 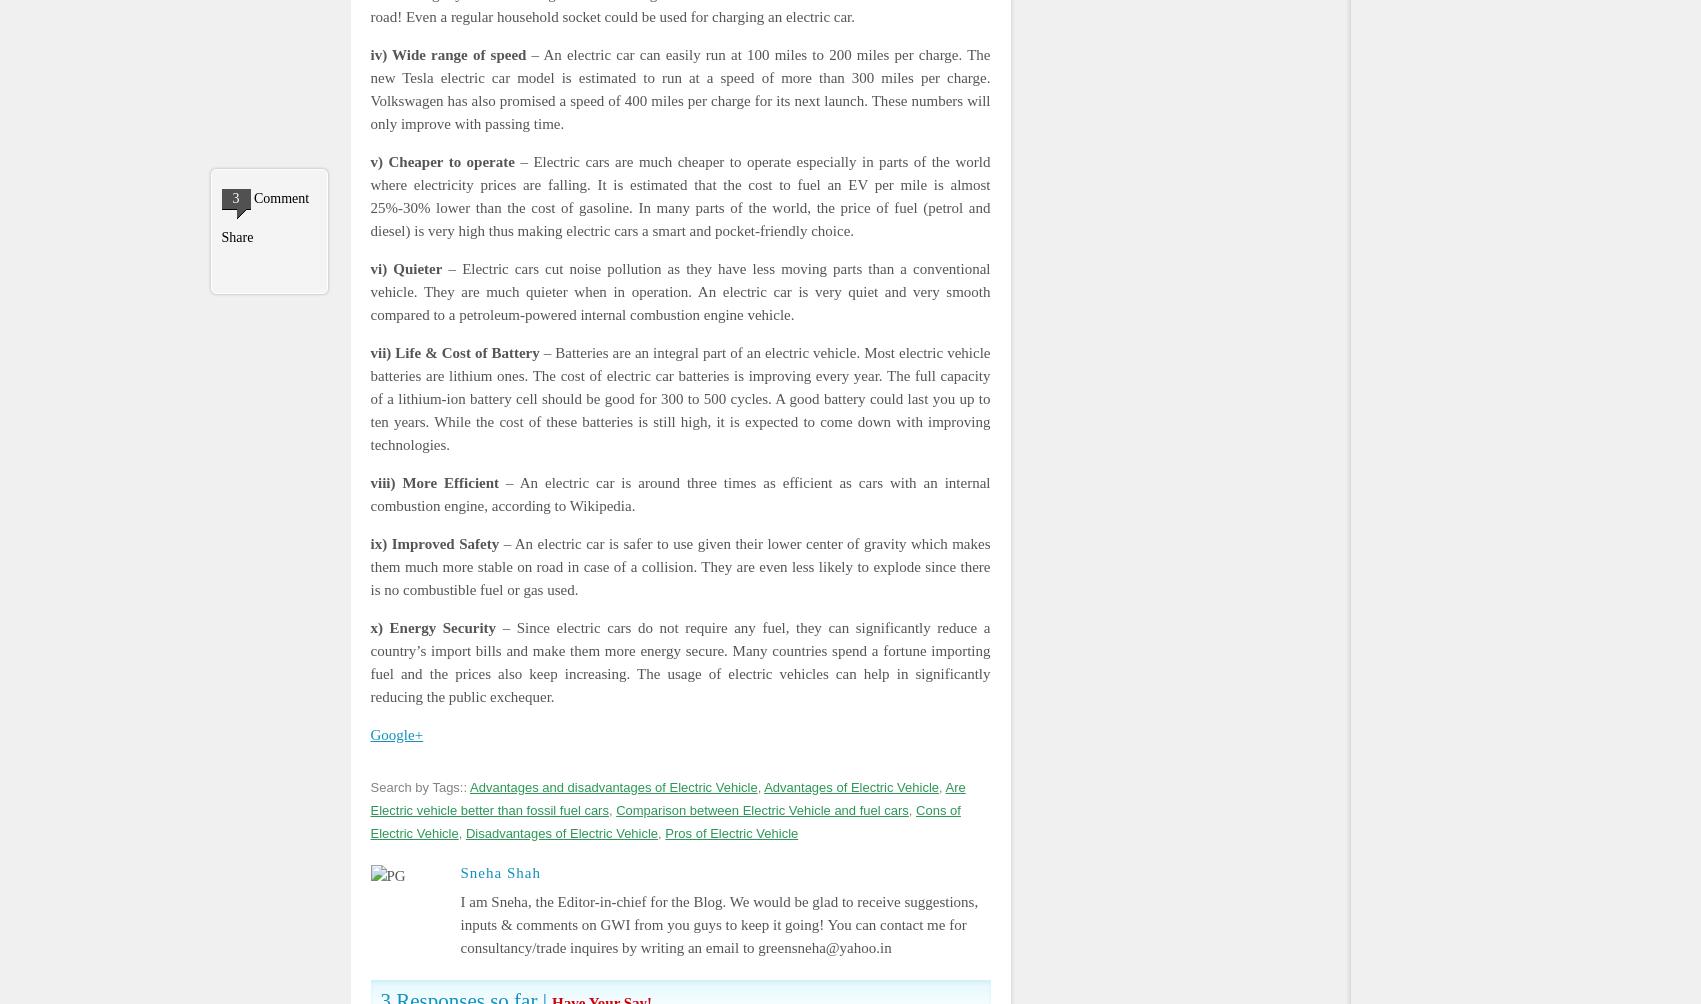 I want to click on '– Batteries are an integral part of an electric vehicle. Most electric vehicle batteries are lithium ones. The cost of electric car batteries is improving every year. The full capacity of a lithium-ion battery cell should be good for 300 to 500 cycles. A good battery could last you up to ten years. While the cost of these batteries is still high, it is expected to come down with improving technologies.', so click(x=679, y=396).